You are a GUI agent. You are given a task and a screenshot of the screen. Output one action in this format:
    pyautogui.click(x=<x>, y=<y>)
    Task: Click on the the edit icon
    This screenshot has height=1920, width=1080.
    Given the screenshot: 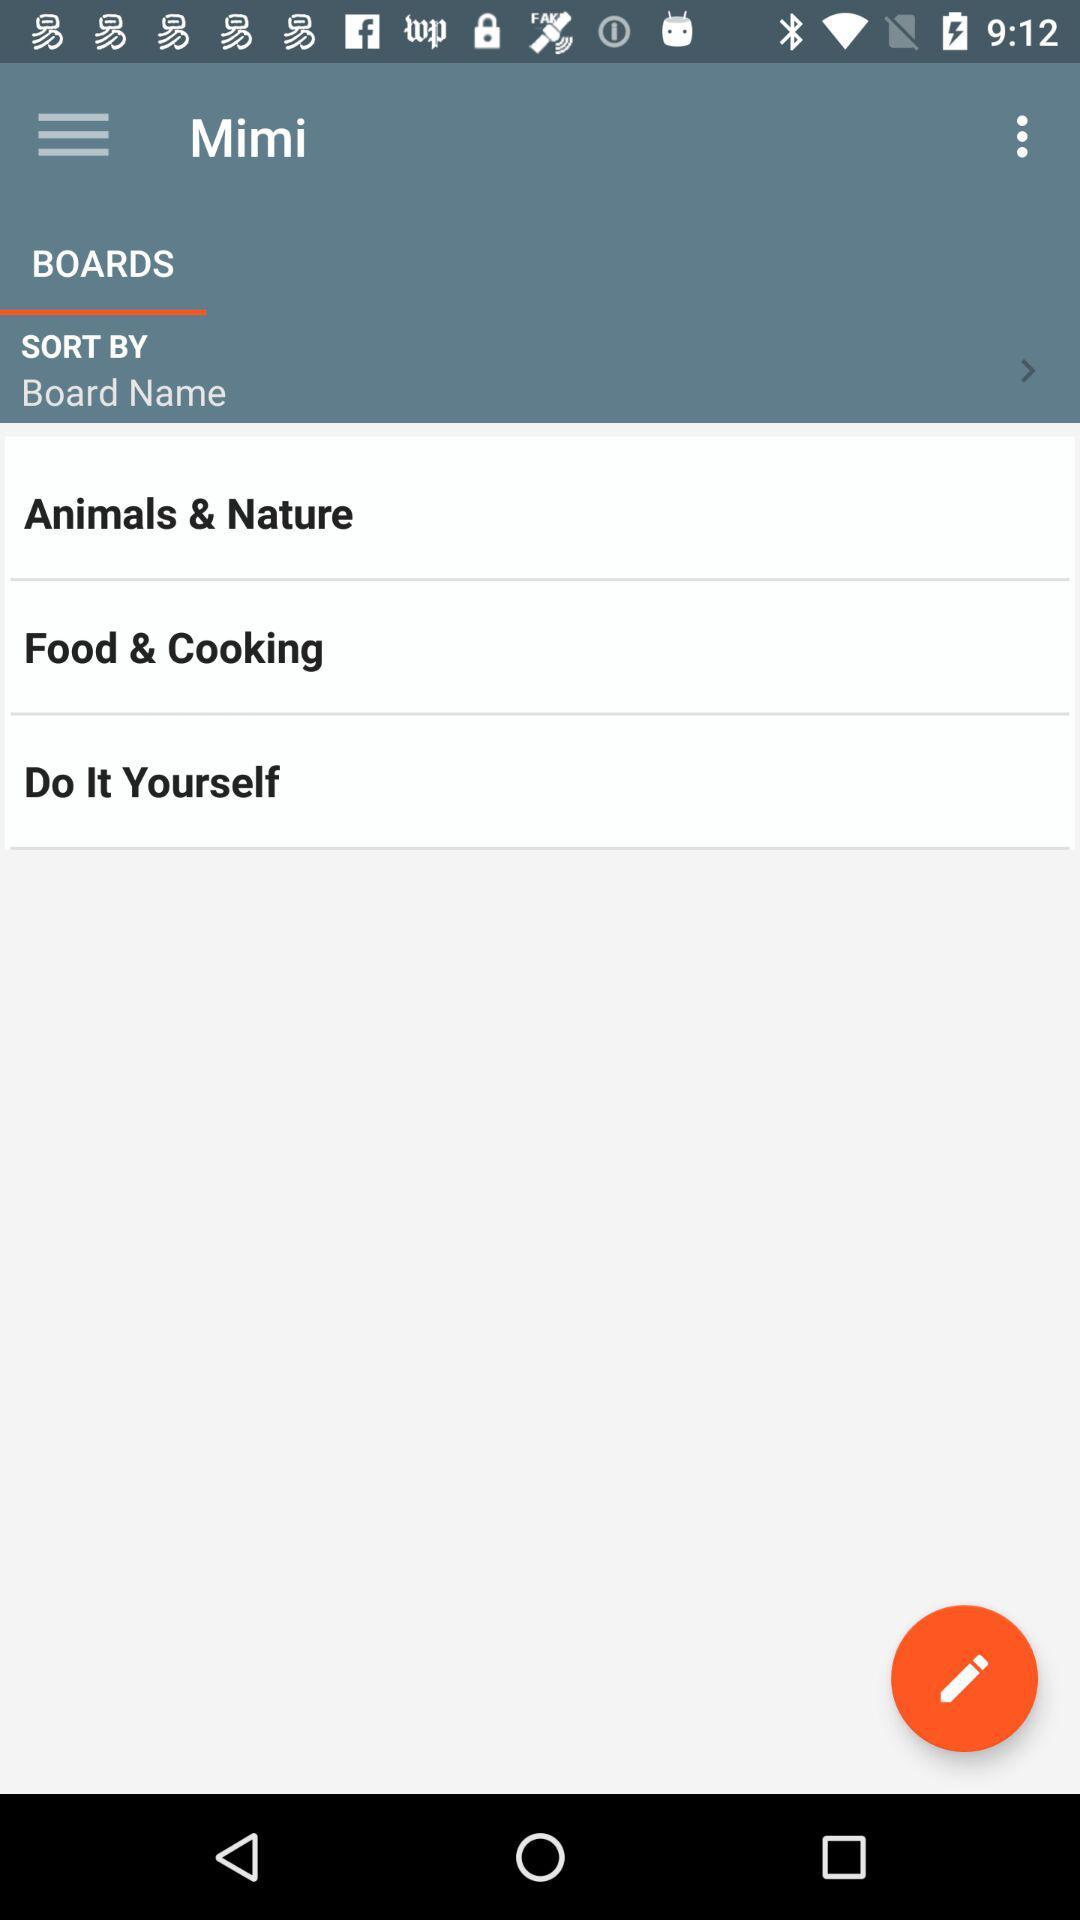 What is the action you would take?
    pyautogui.click(x=963, y=1678)
    